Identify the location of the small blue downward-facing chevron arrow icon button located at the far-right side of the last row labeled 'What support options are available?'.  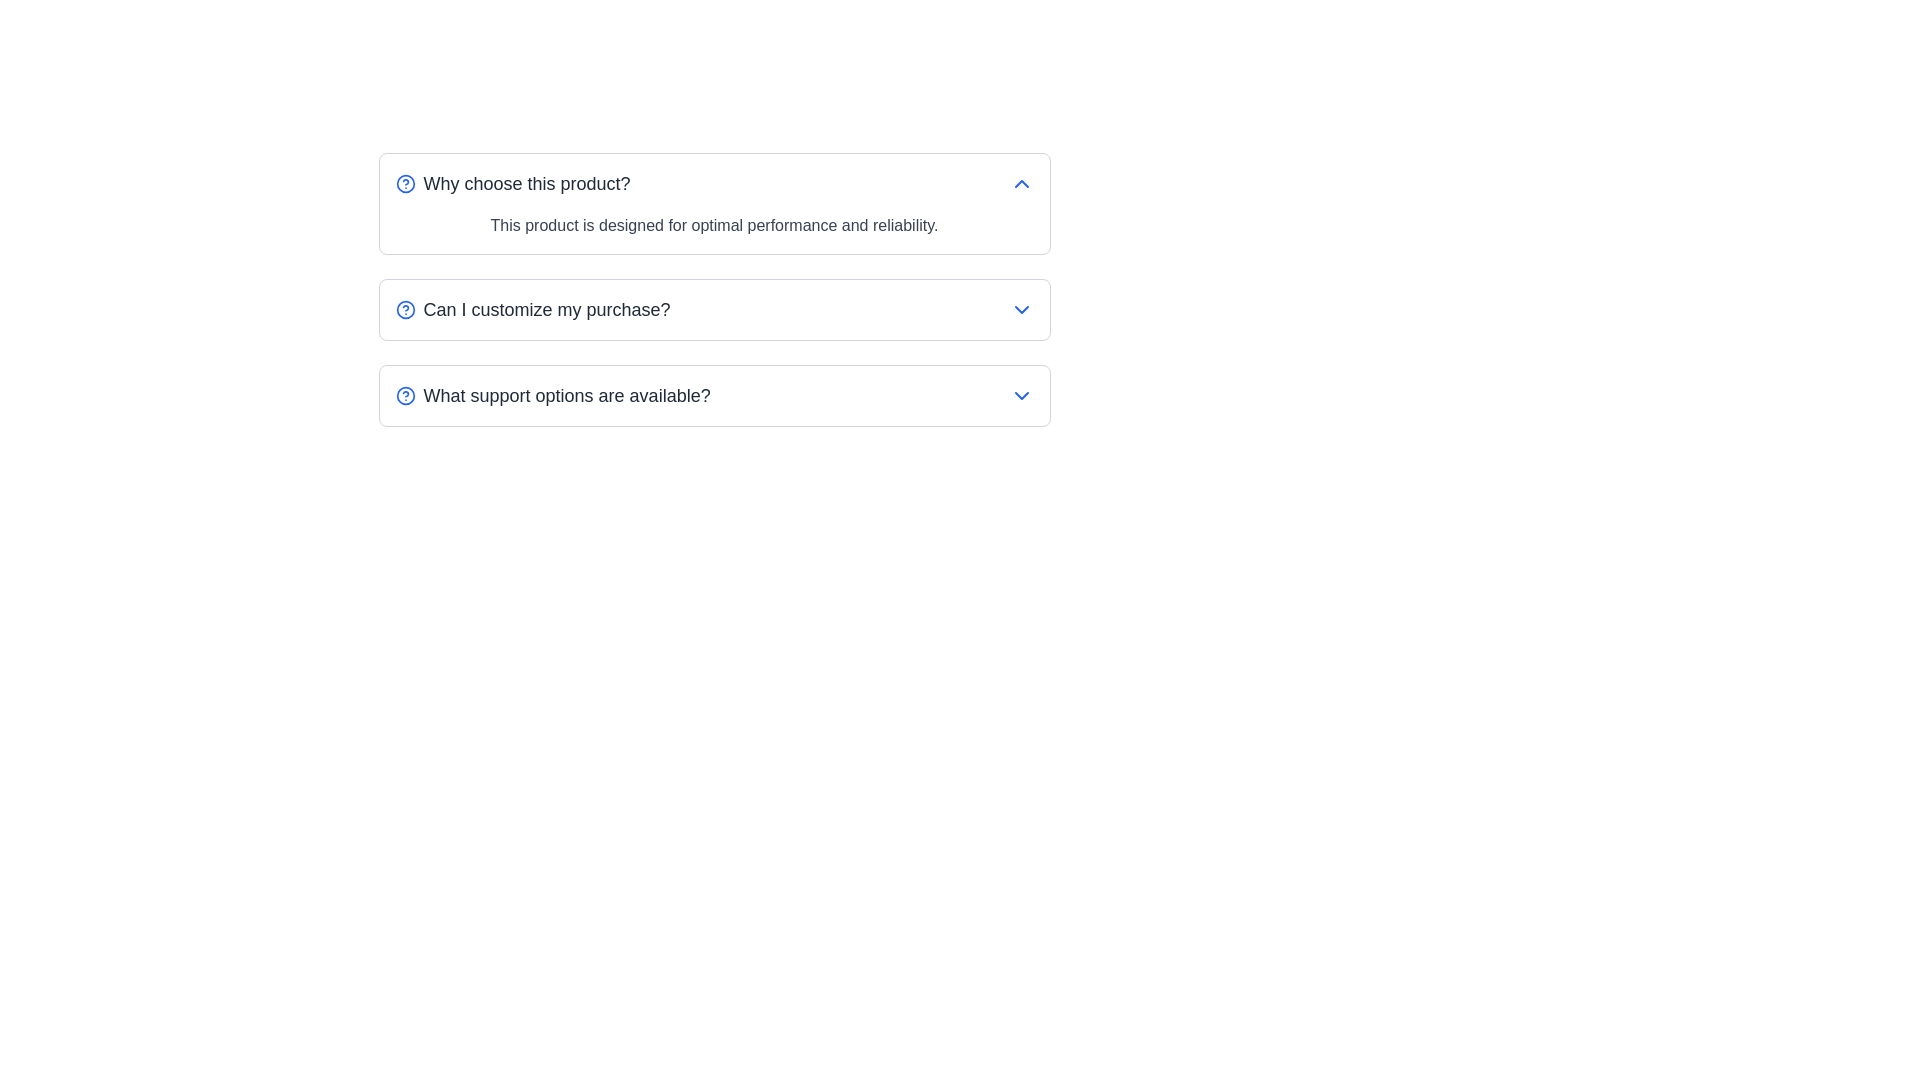
(1021, 396).